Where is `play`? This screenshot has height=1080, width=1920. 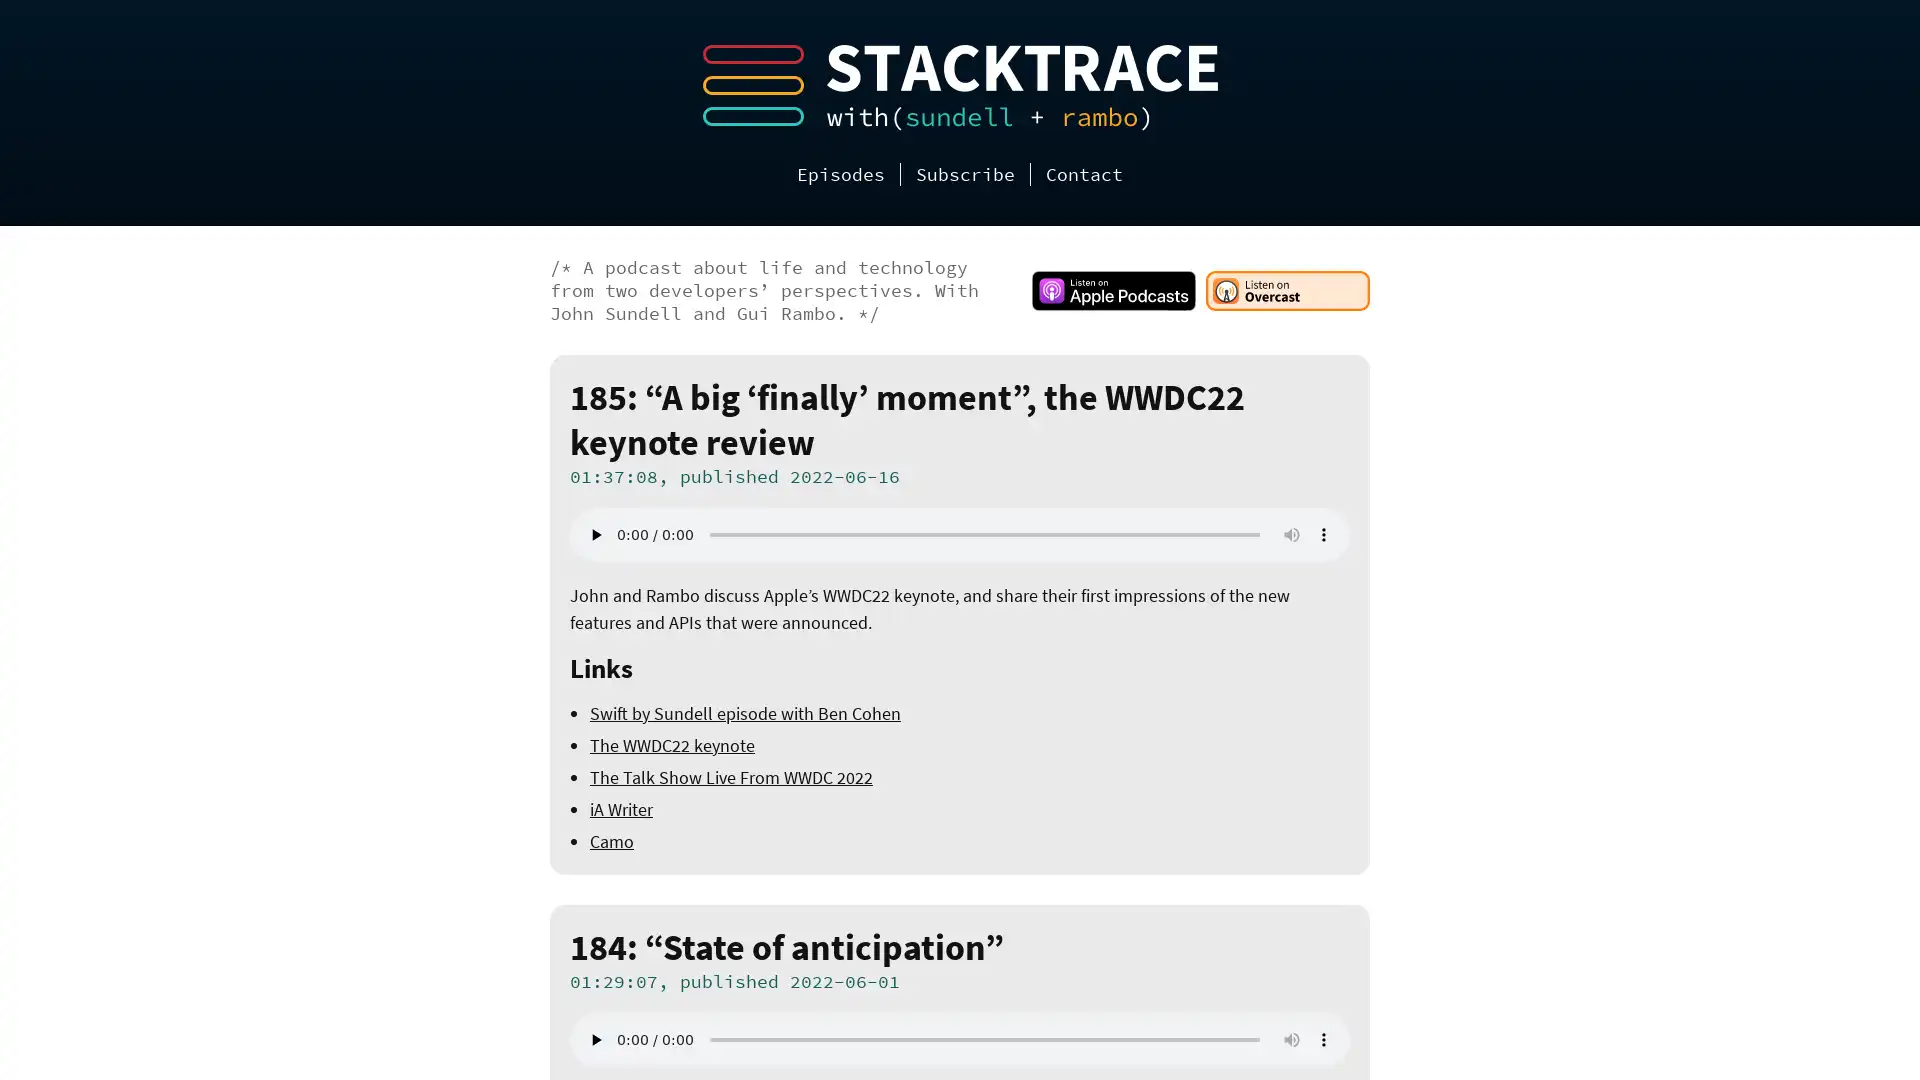
play is located at coordinates (594, 1039).